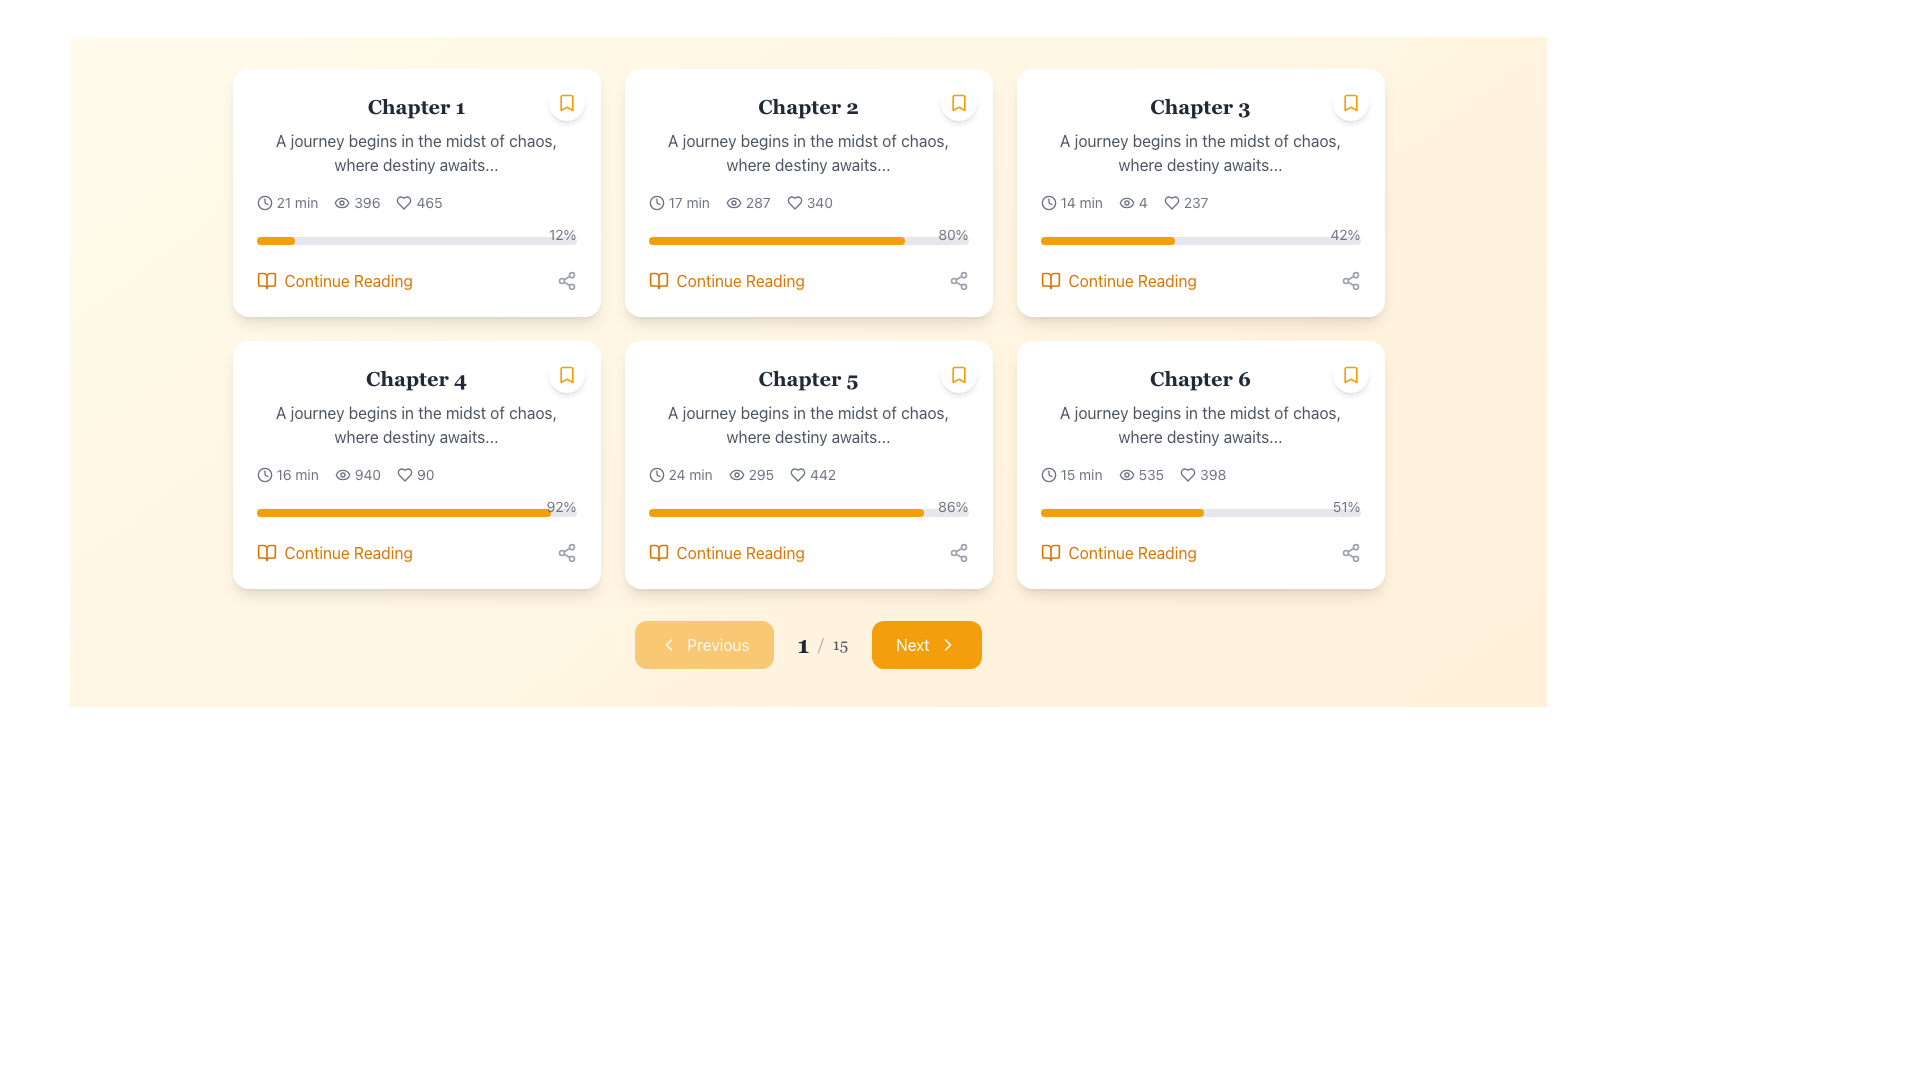 Image resolution: width=1920 pixels, height=1080 pixels. What do you see at coordinates (263, 474) in the screenshot?
I see `the SVG circle element within the clock icon located in the 'Chapter 4' card, positioned before the '16 min' reading time text` at bounding box center [263, 474].